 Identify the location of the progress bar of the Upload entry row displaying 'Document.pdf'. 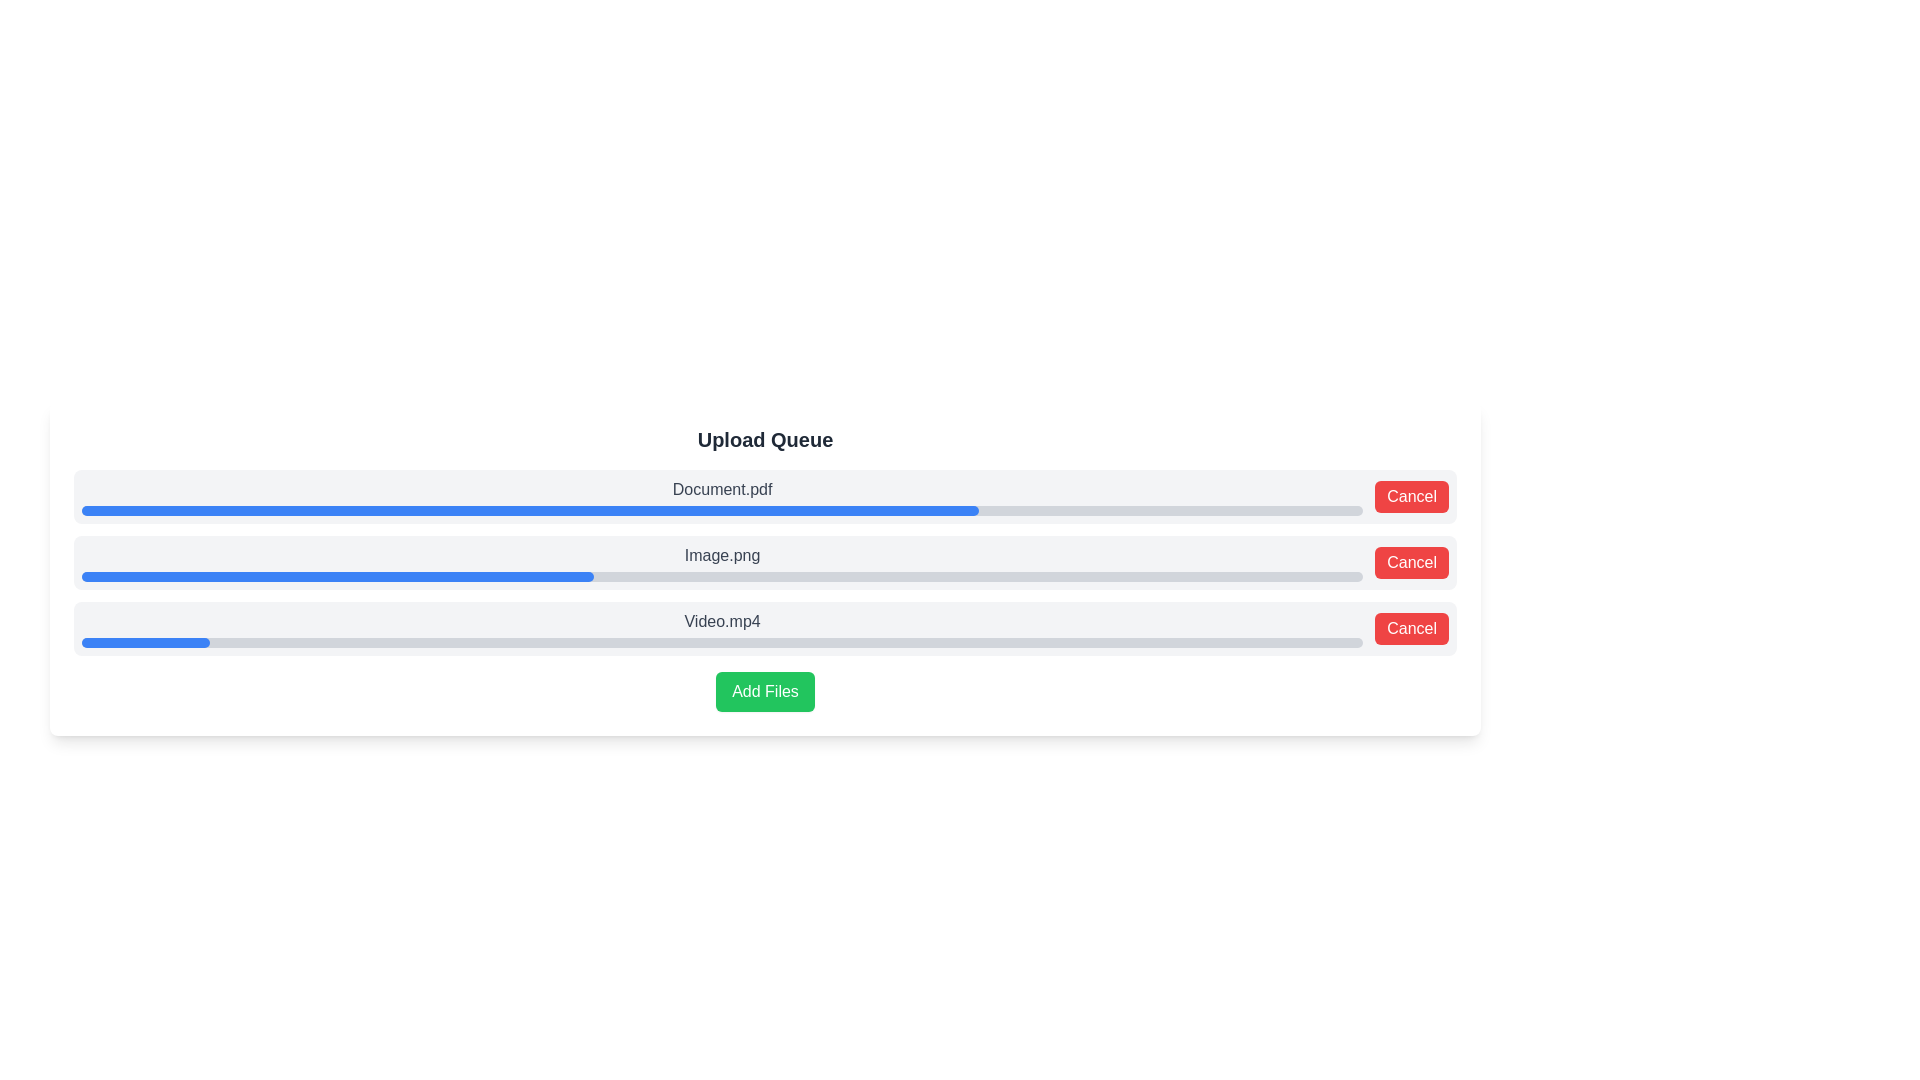
(764, 496).